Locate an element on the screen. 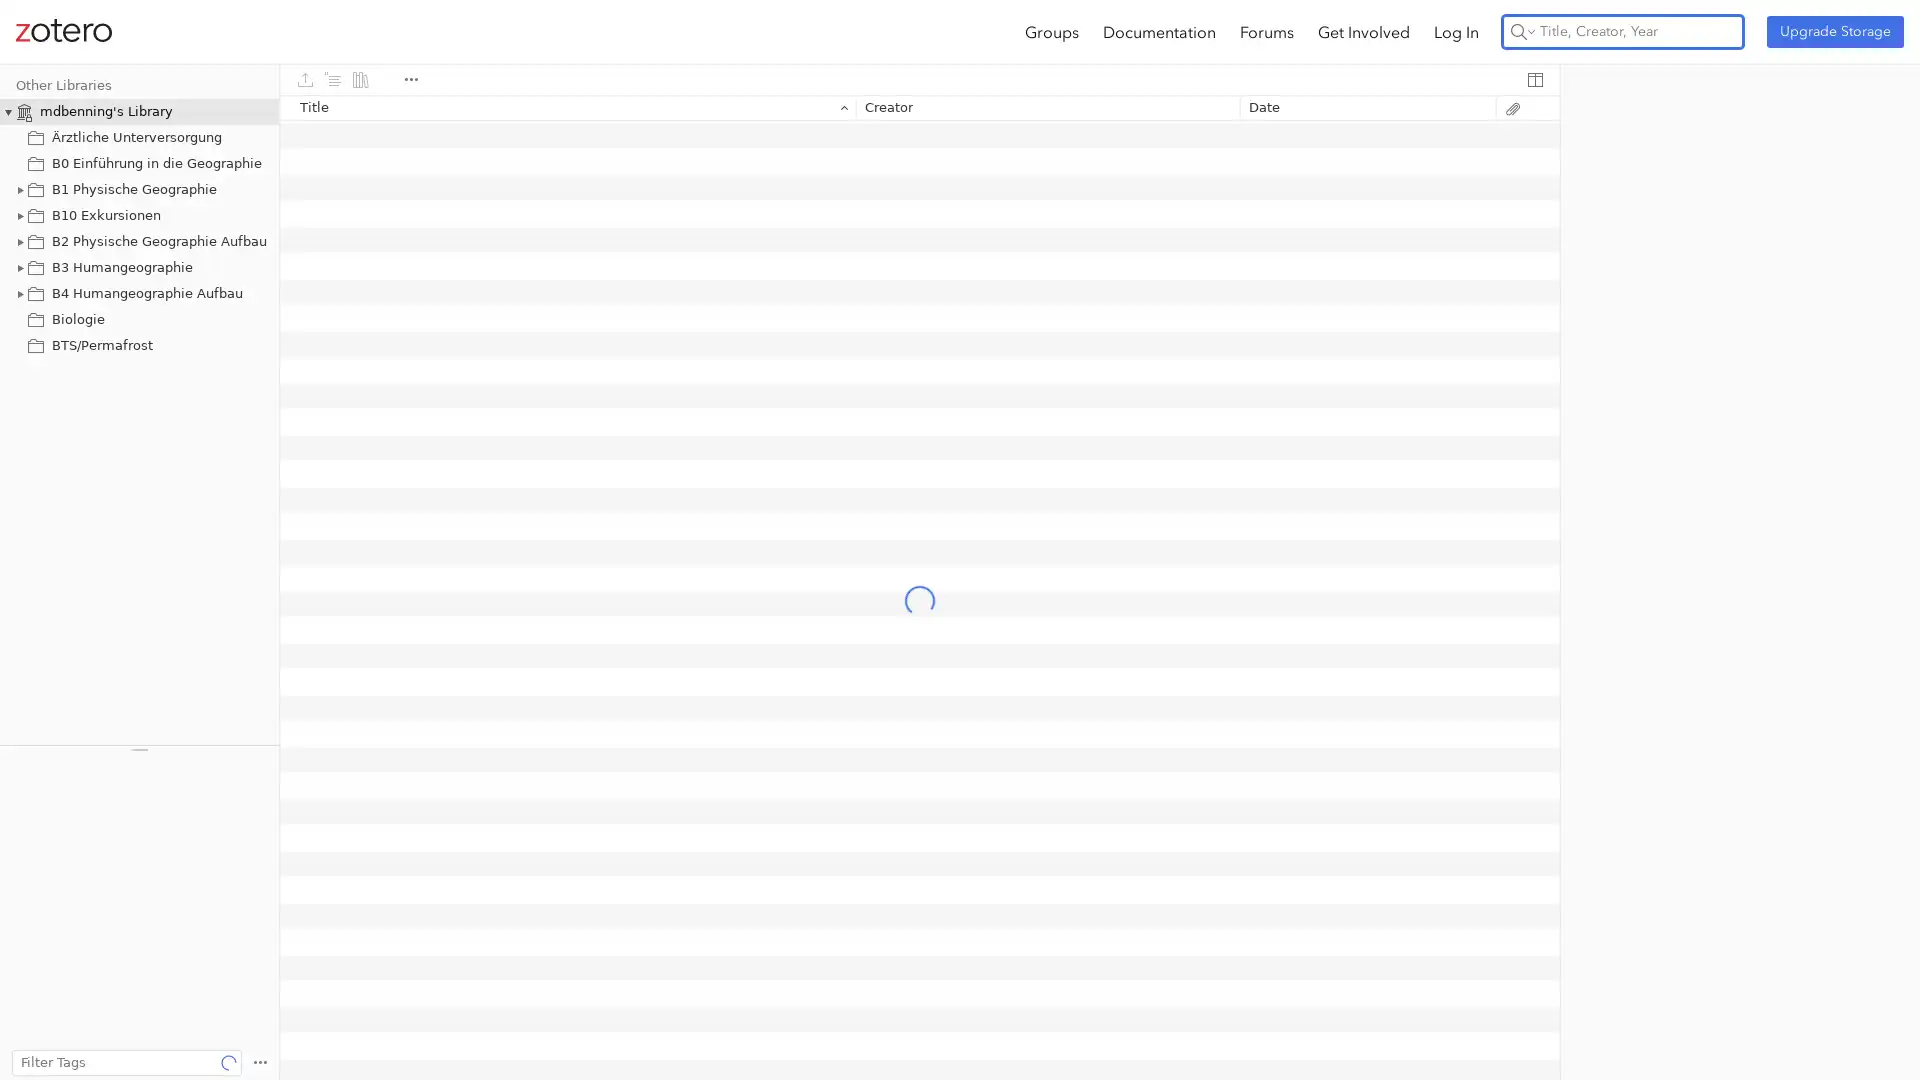  gesetzliche Regelung is located at coordinates (79, 1006).